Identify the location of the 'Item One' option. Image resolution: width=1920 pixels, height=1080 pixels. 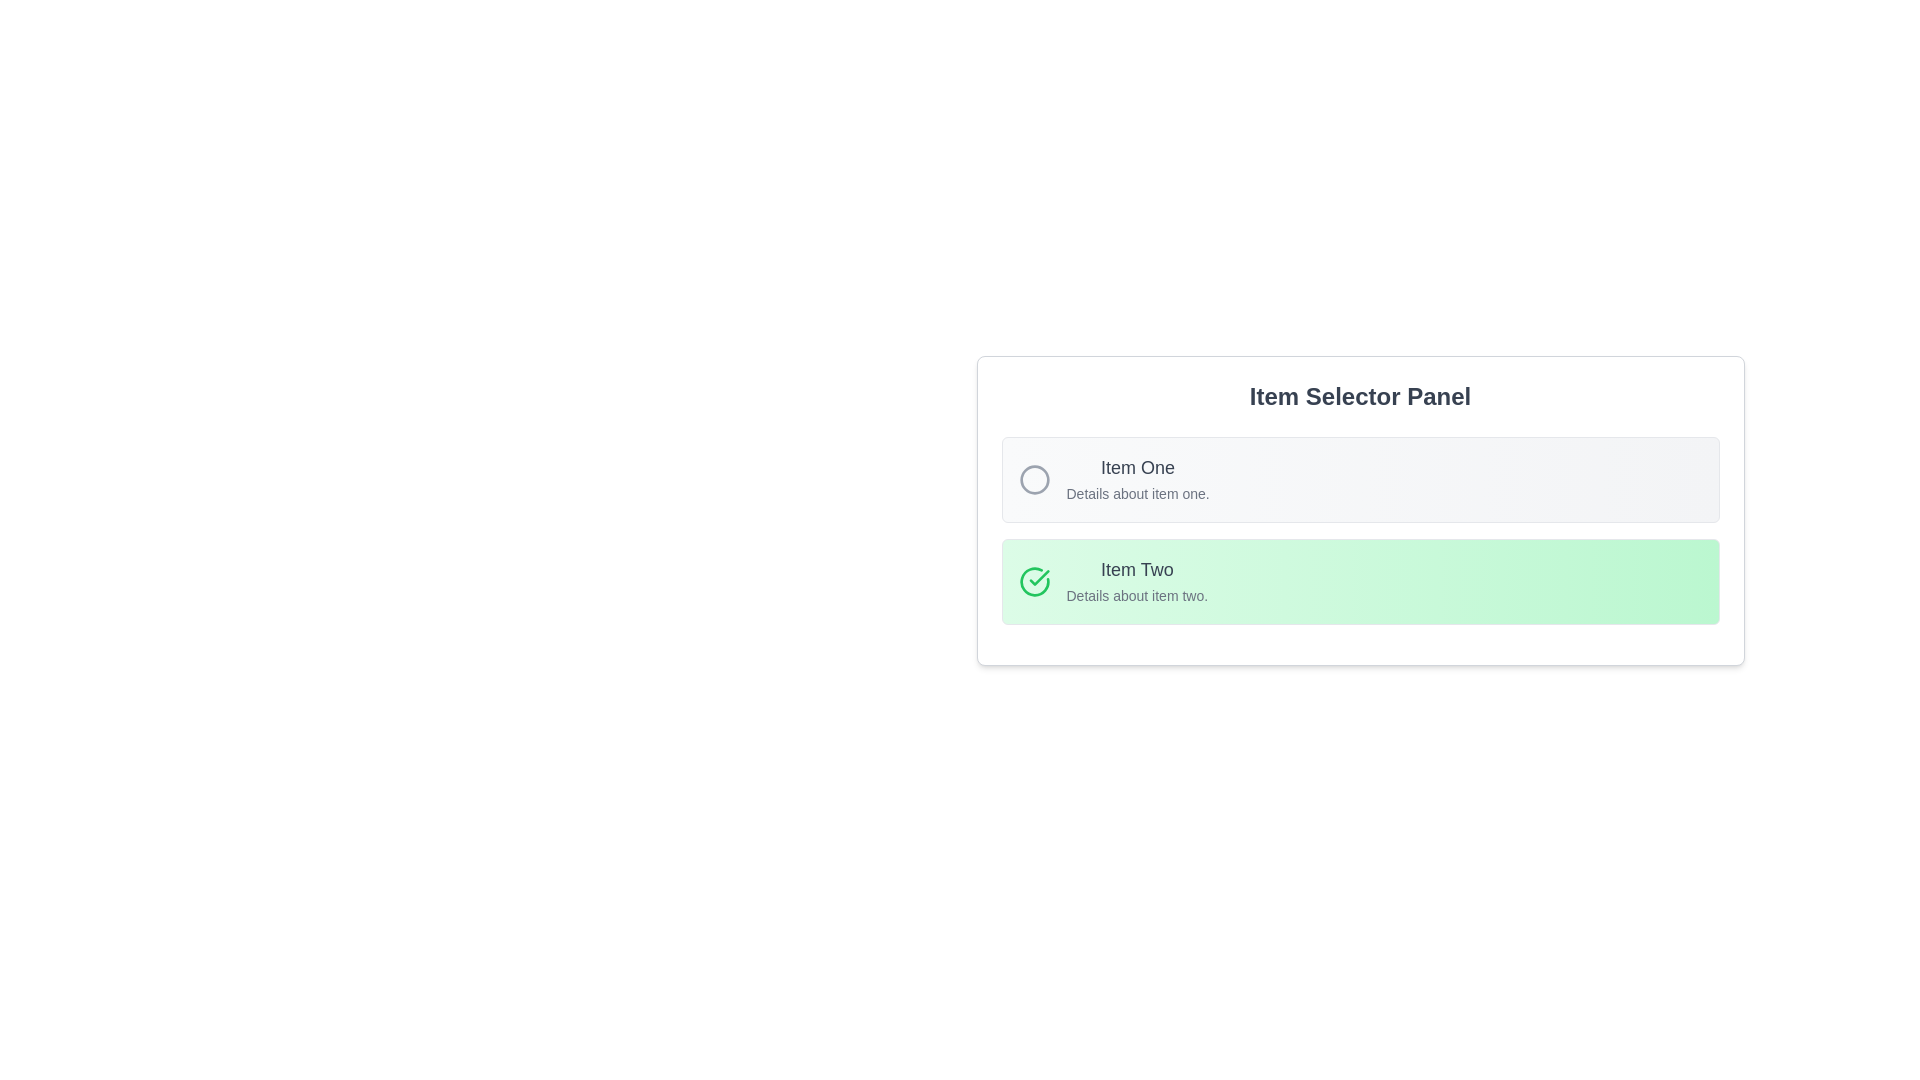
(1360, 479).